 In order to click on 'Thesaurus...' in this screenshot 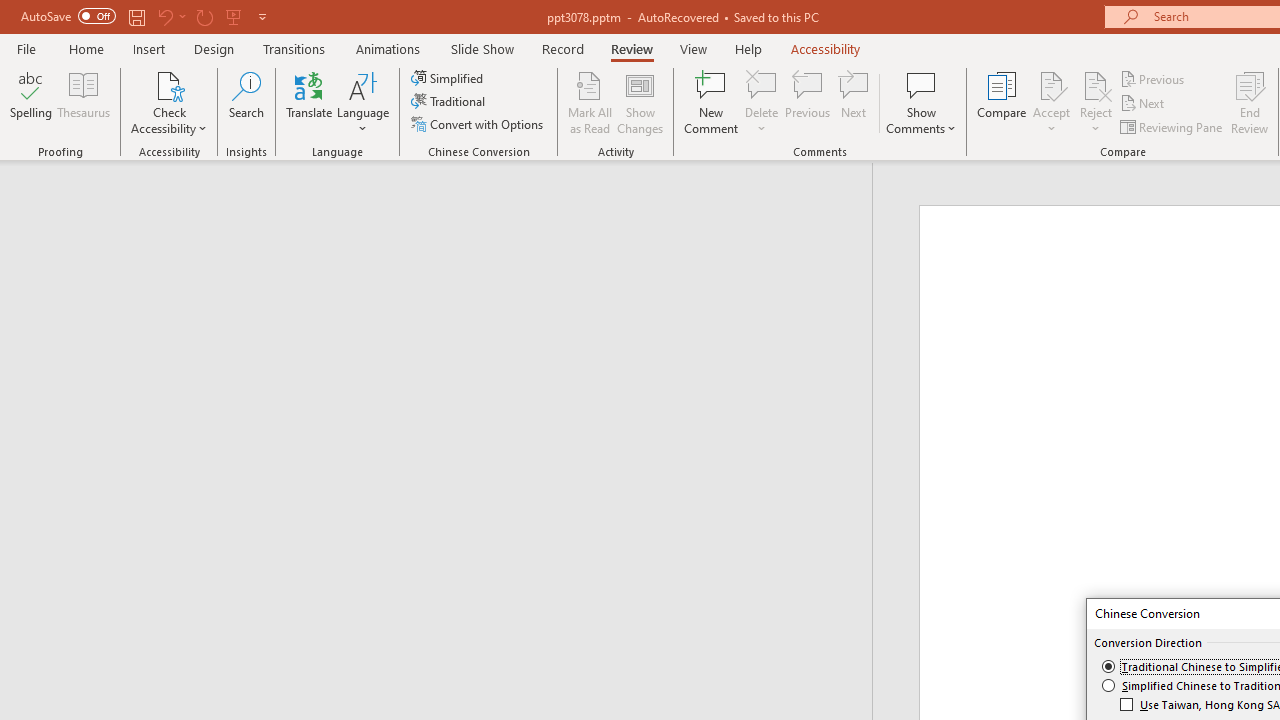, I will do `click(82, 103)`.